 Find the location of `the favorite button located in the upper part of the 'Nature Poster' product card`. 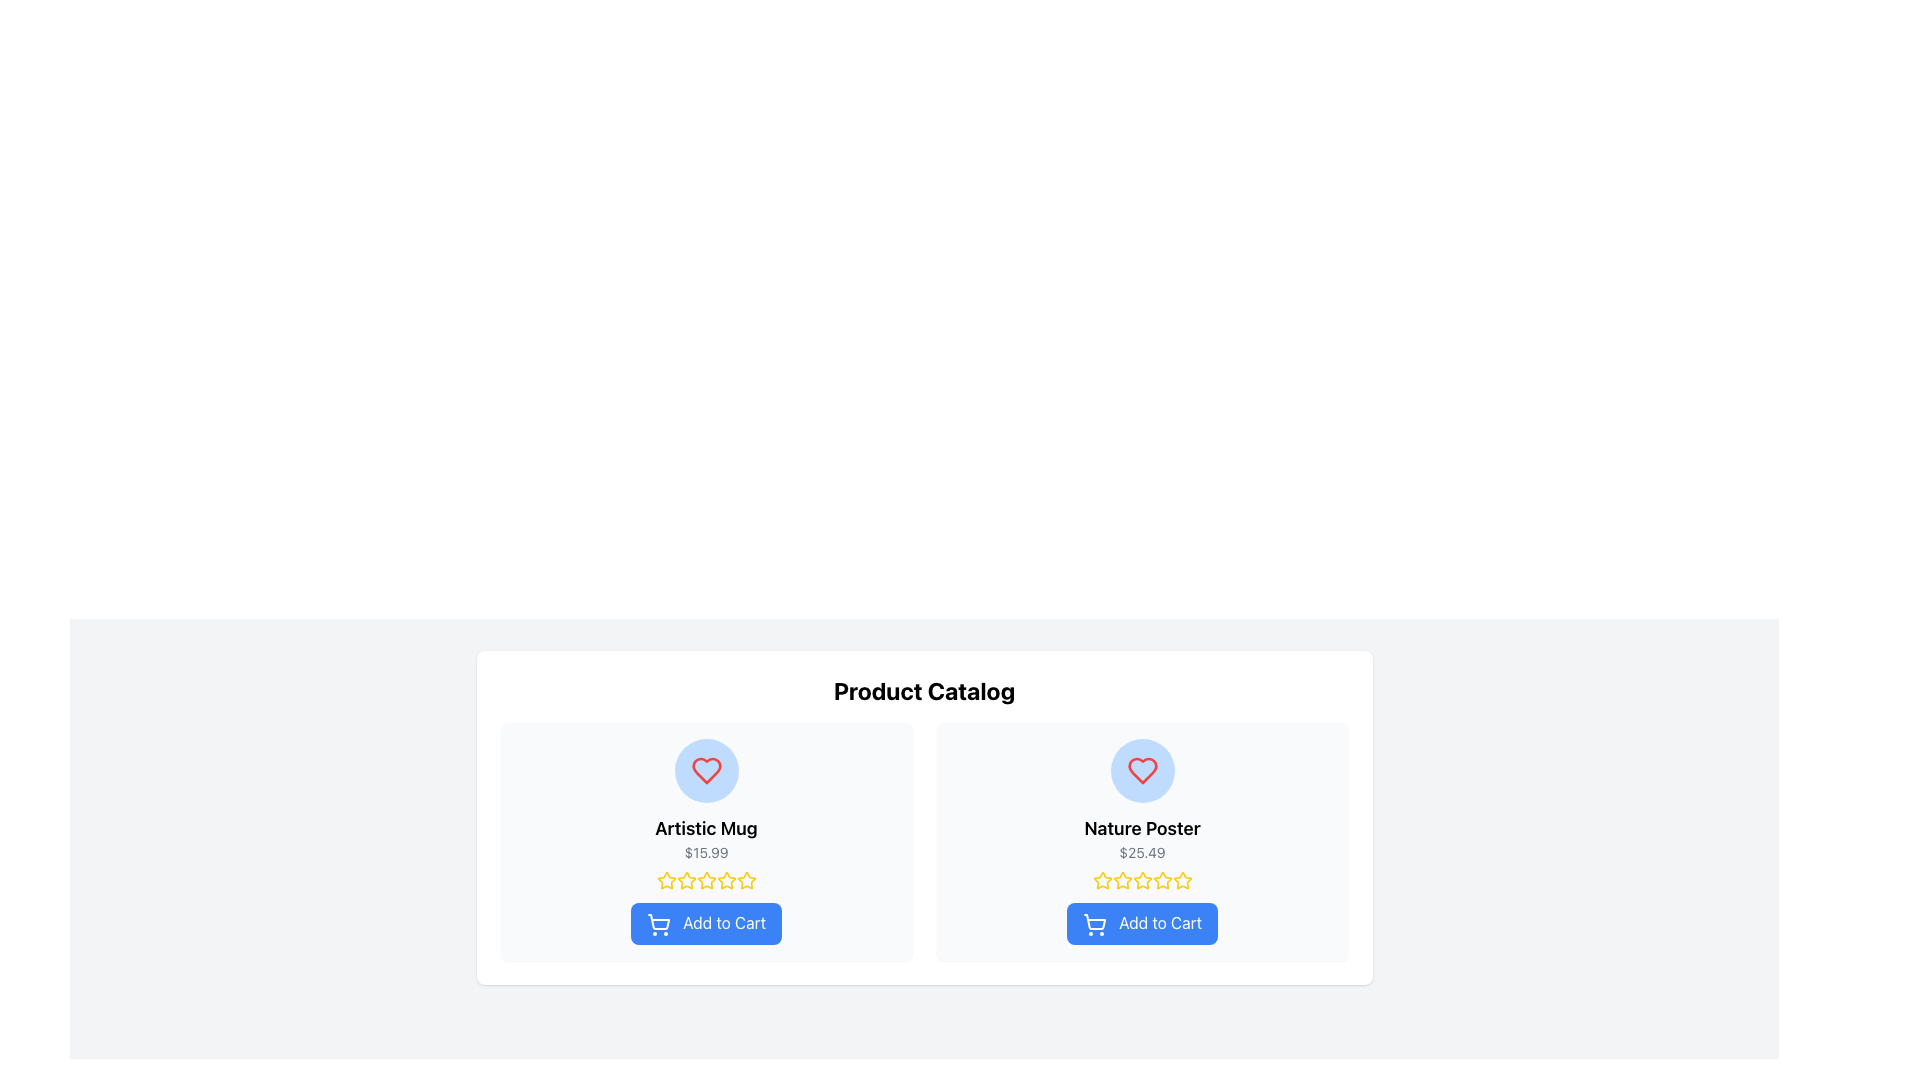

the favorite button located in the upper part of the 'Nature Poster' product card is located at coordinates (1142, 770).